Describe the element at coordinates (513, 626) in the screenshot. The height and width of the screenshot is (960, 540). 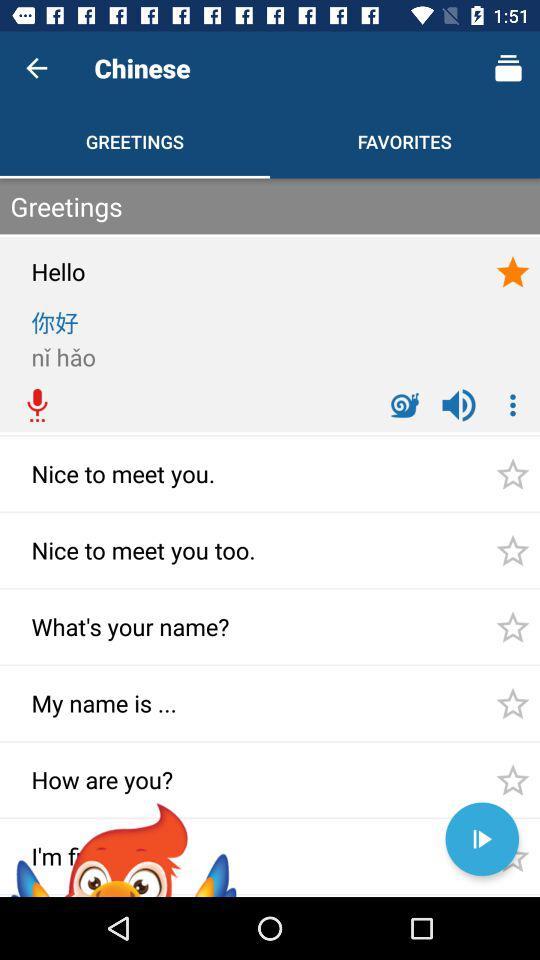
I see `the fourth star from the top` at that location.